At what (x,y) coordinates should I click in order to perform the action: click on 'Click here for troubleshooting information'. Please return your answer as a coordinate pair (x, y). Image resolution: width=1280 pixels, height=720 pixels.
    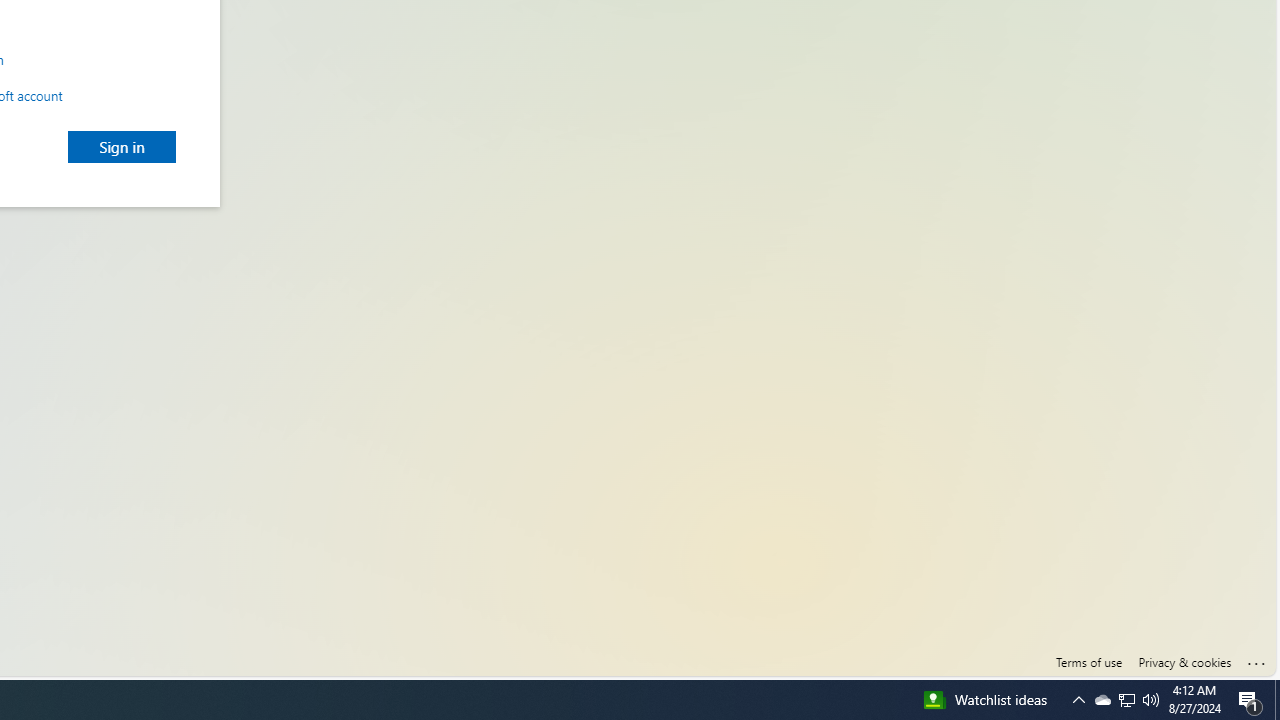
    Looking at the image, I should click on (1256, 659).